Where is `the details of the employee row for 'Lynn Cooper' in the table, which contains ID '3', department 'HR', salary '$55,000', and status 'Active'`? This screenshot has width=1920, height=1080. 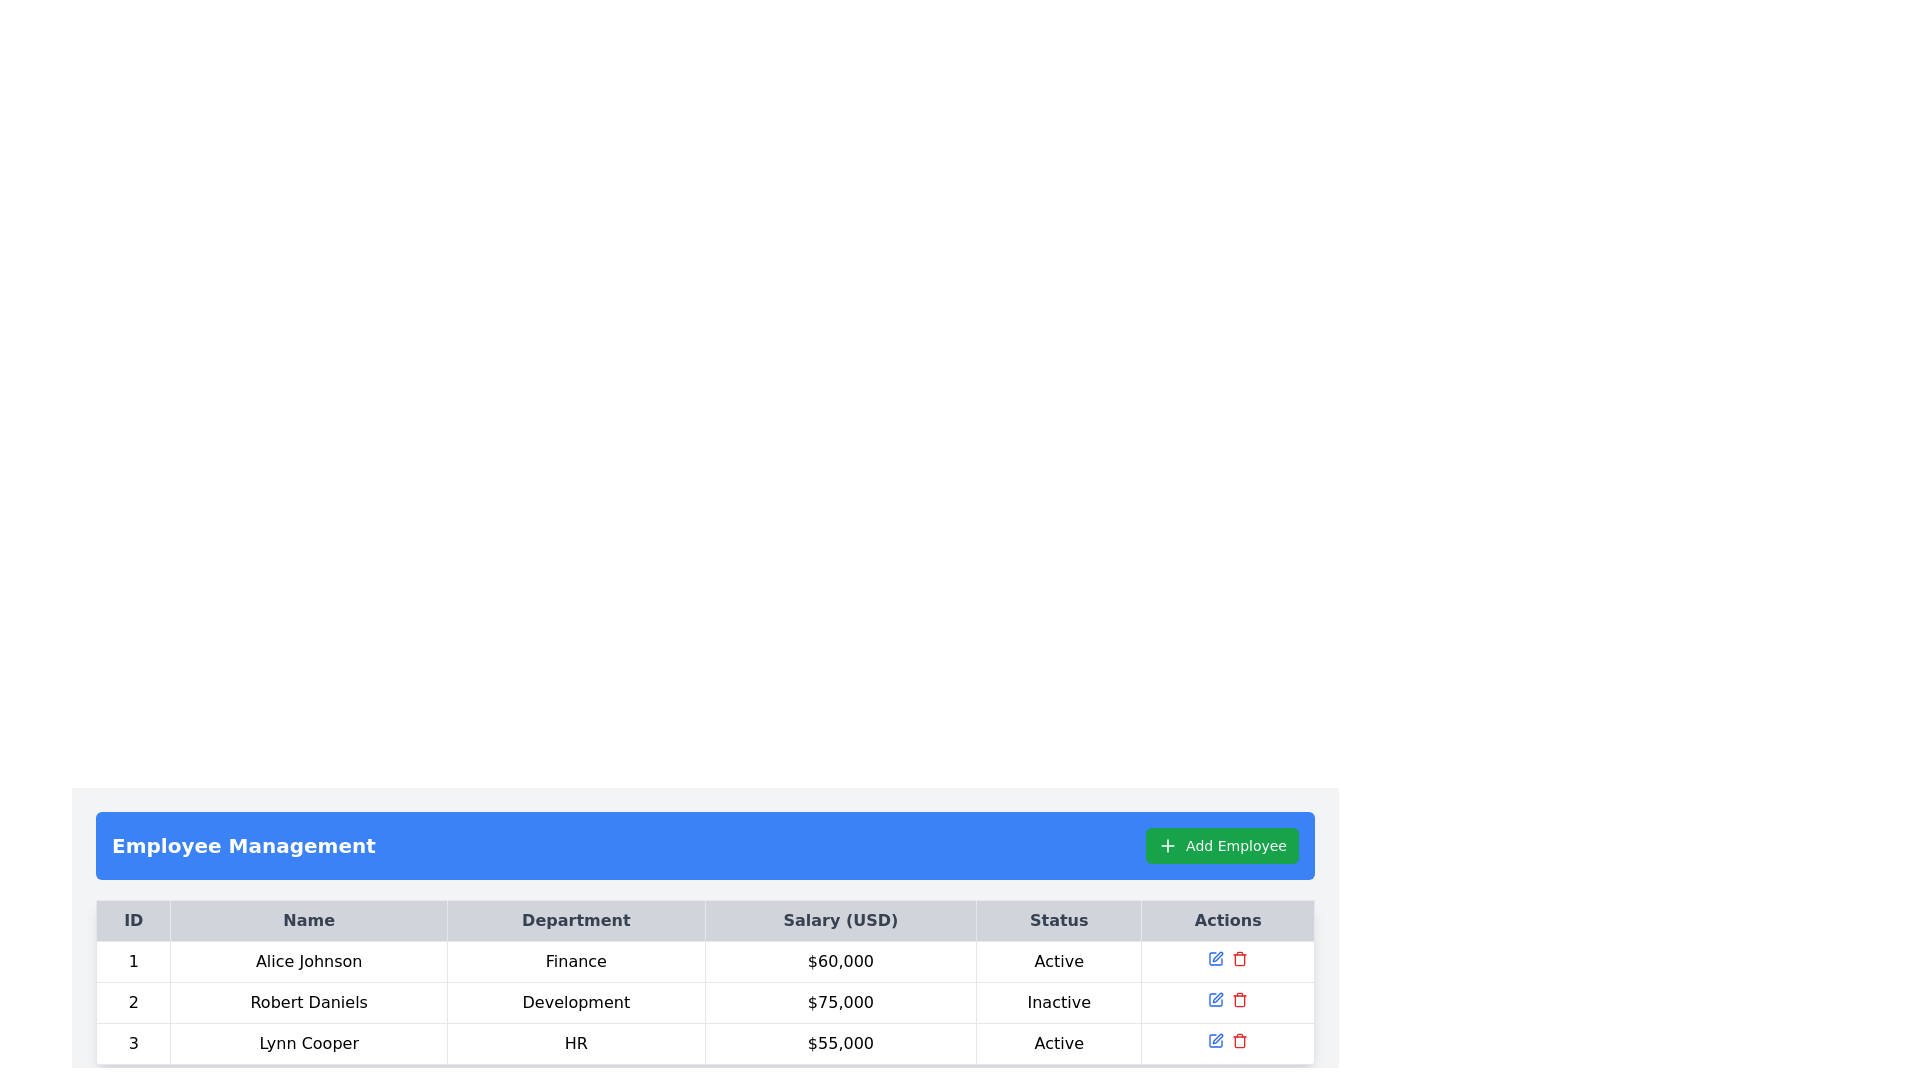
the details of the employee row for 'Lynn Cooper' in the table, which contains ID '3', department 'HR', salary '$55,000', and status 'Active' is located at coordinates (705, 1043).